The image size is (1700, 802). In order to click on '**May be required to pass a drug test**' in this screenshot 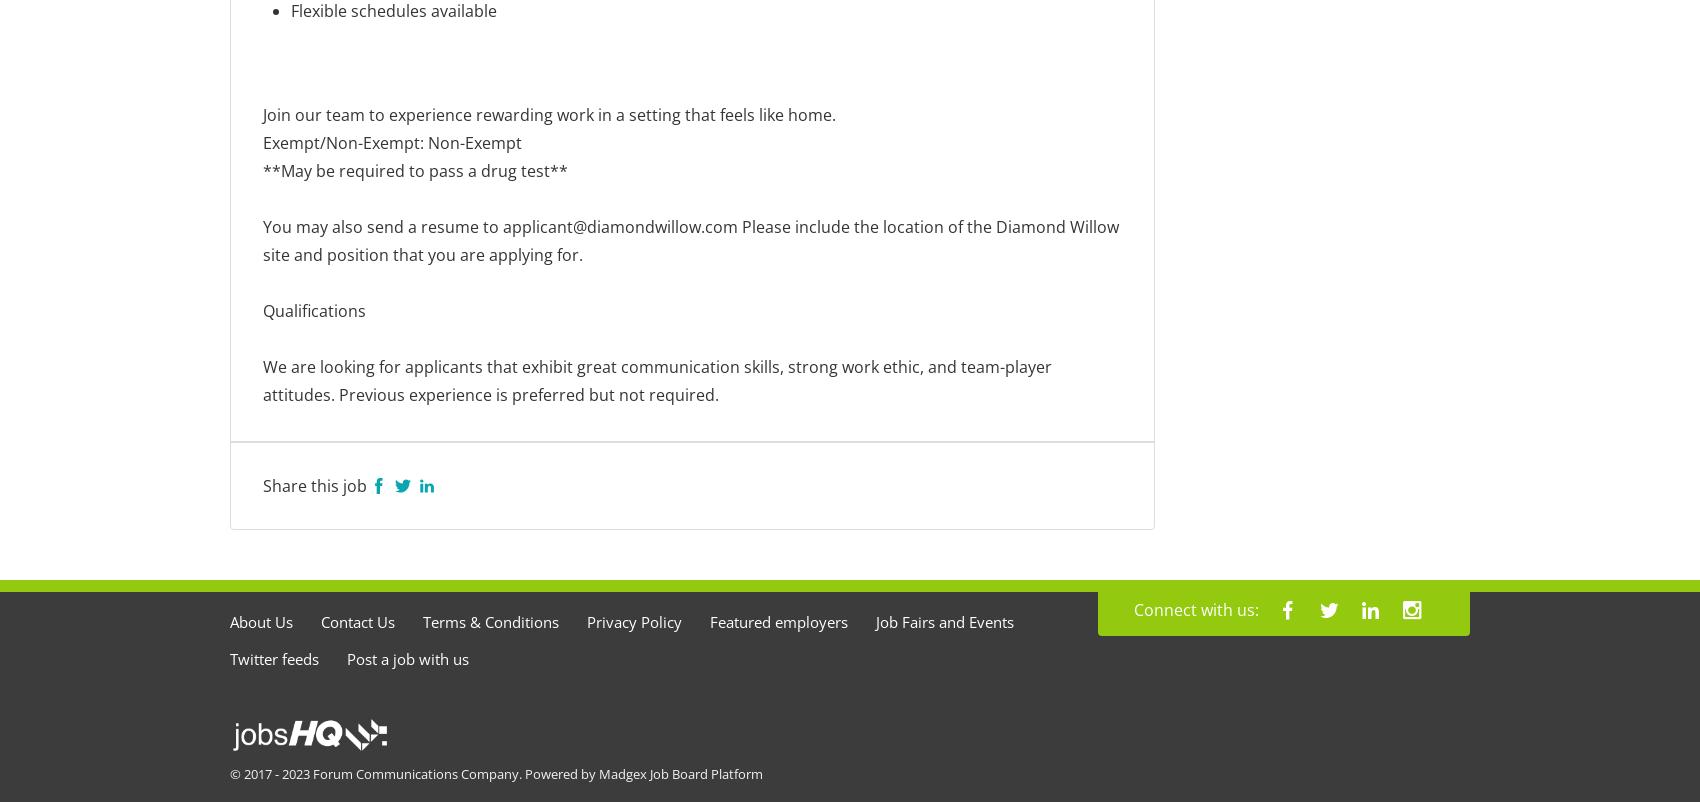, I will do `click(414, 170)`.